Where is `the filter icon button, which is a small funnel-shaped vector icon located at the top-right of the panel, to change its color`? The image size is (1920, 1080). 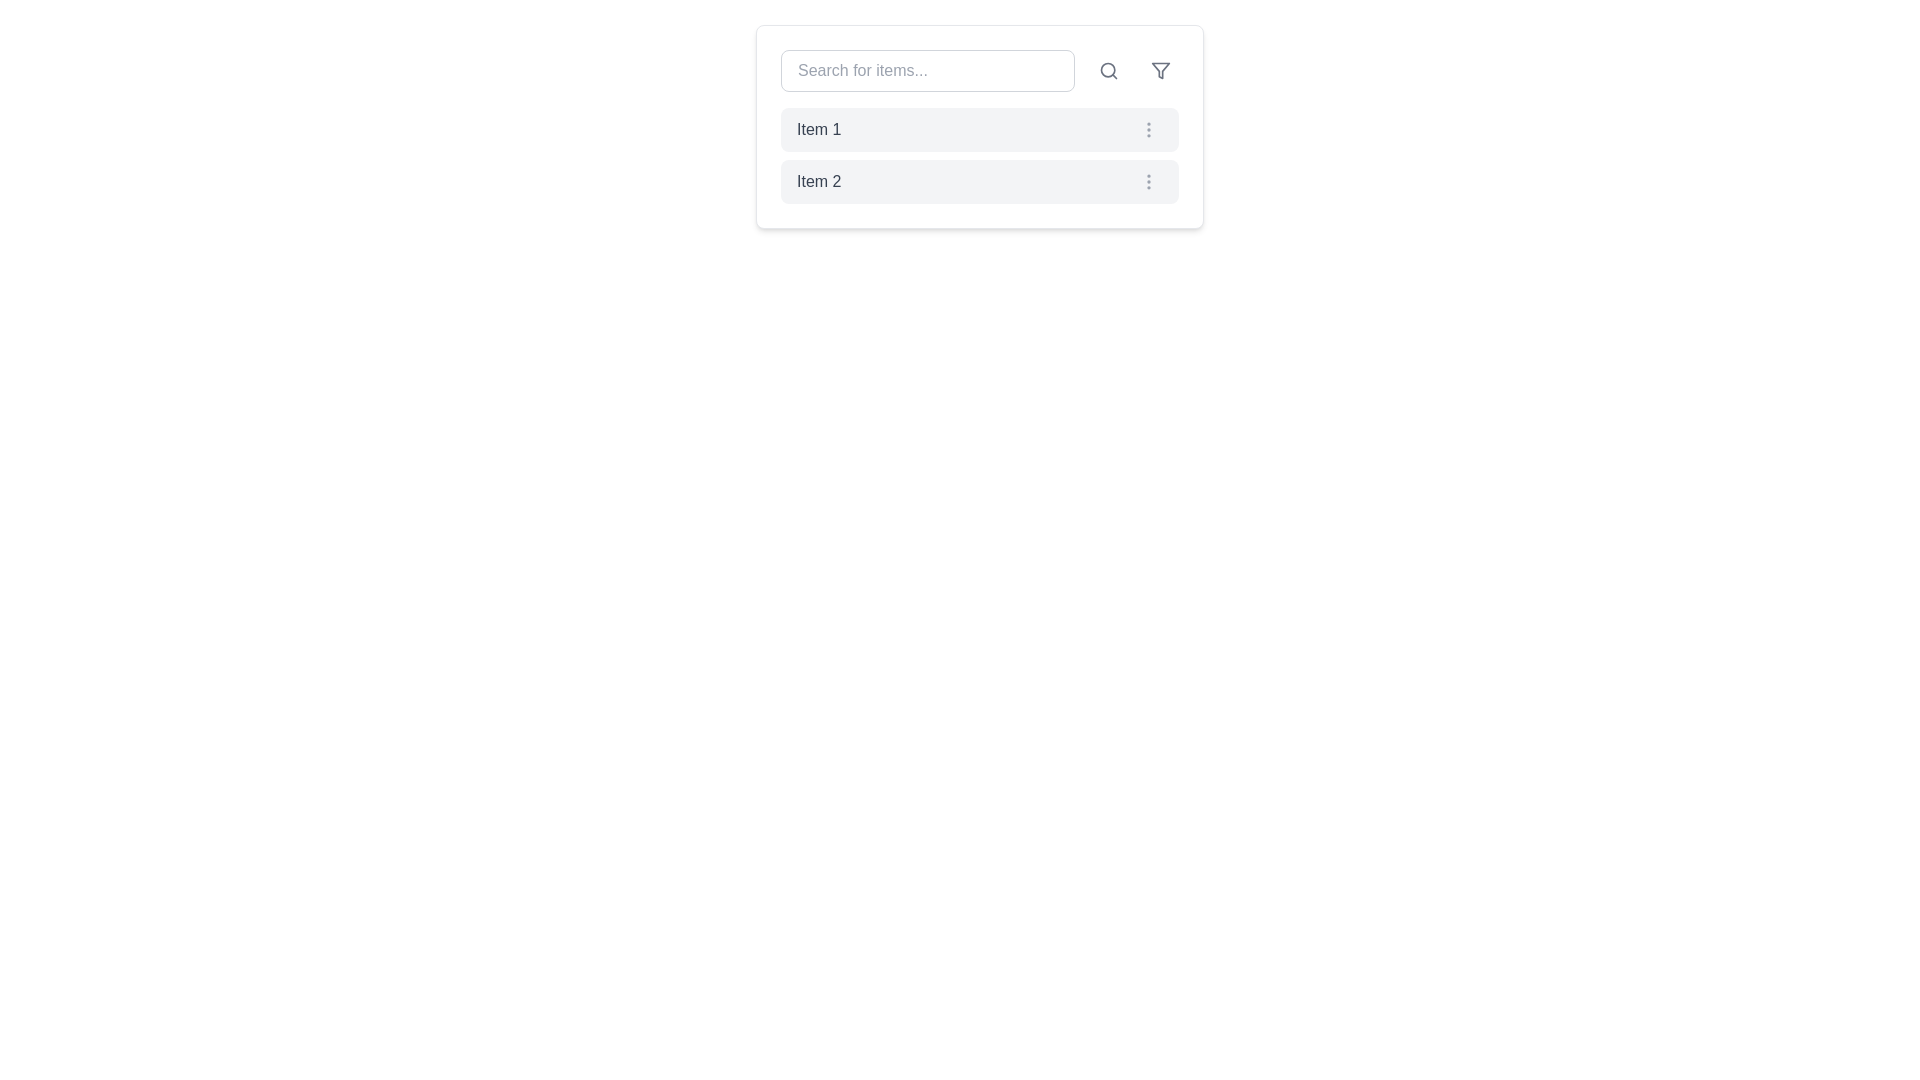
the filter icon button, which is a small funnel-shaped vector icon located at the top-right of the panel, to change its color is located at coordinates (1161, 69).